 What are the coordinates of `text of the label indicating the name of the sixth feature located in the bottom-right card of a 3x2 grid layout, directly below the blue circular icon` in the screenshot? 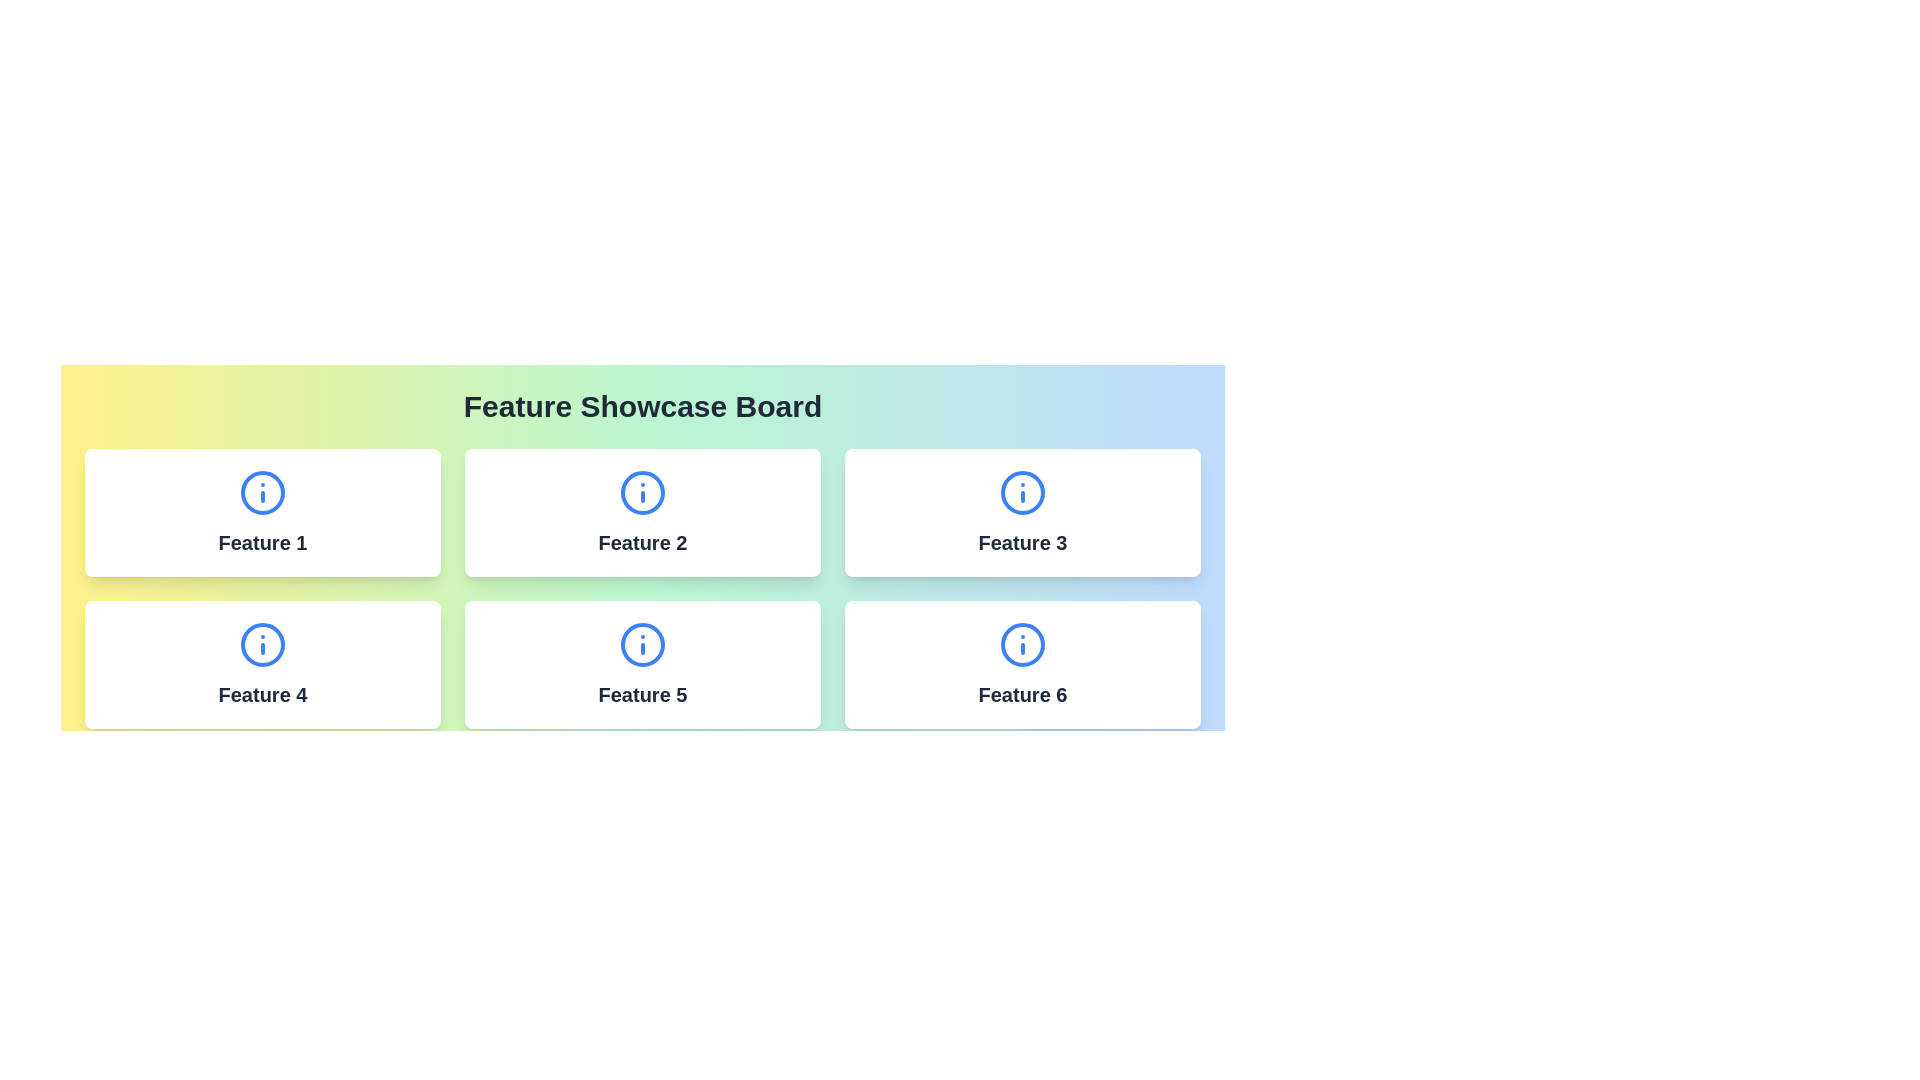 It's located at (1022, 693).